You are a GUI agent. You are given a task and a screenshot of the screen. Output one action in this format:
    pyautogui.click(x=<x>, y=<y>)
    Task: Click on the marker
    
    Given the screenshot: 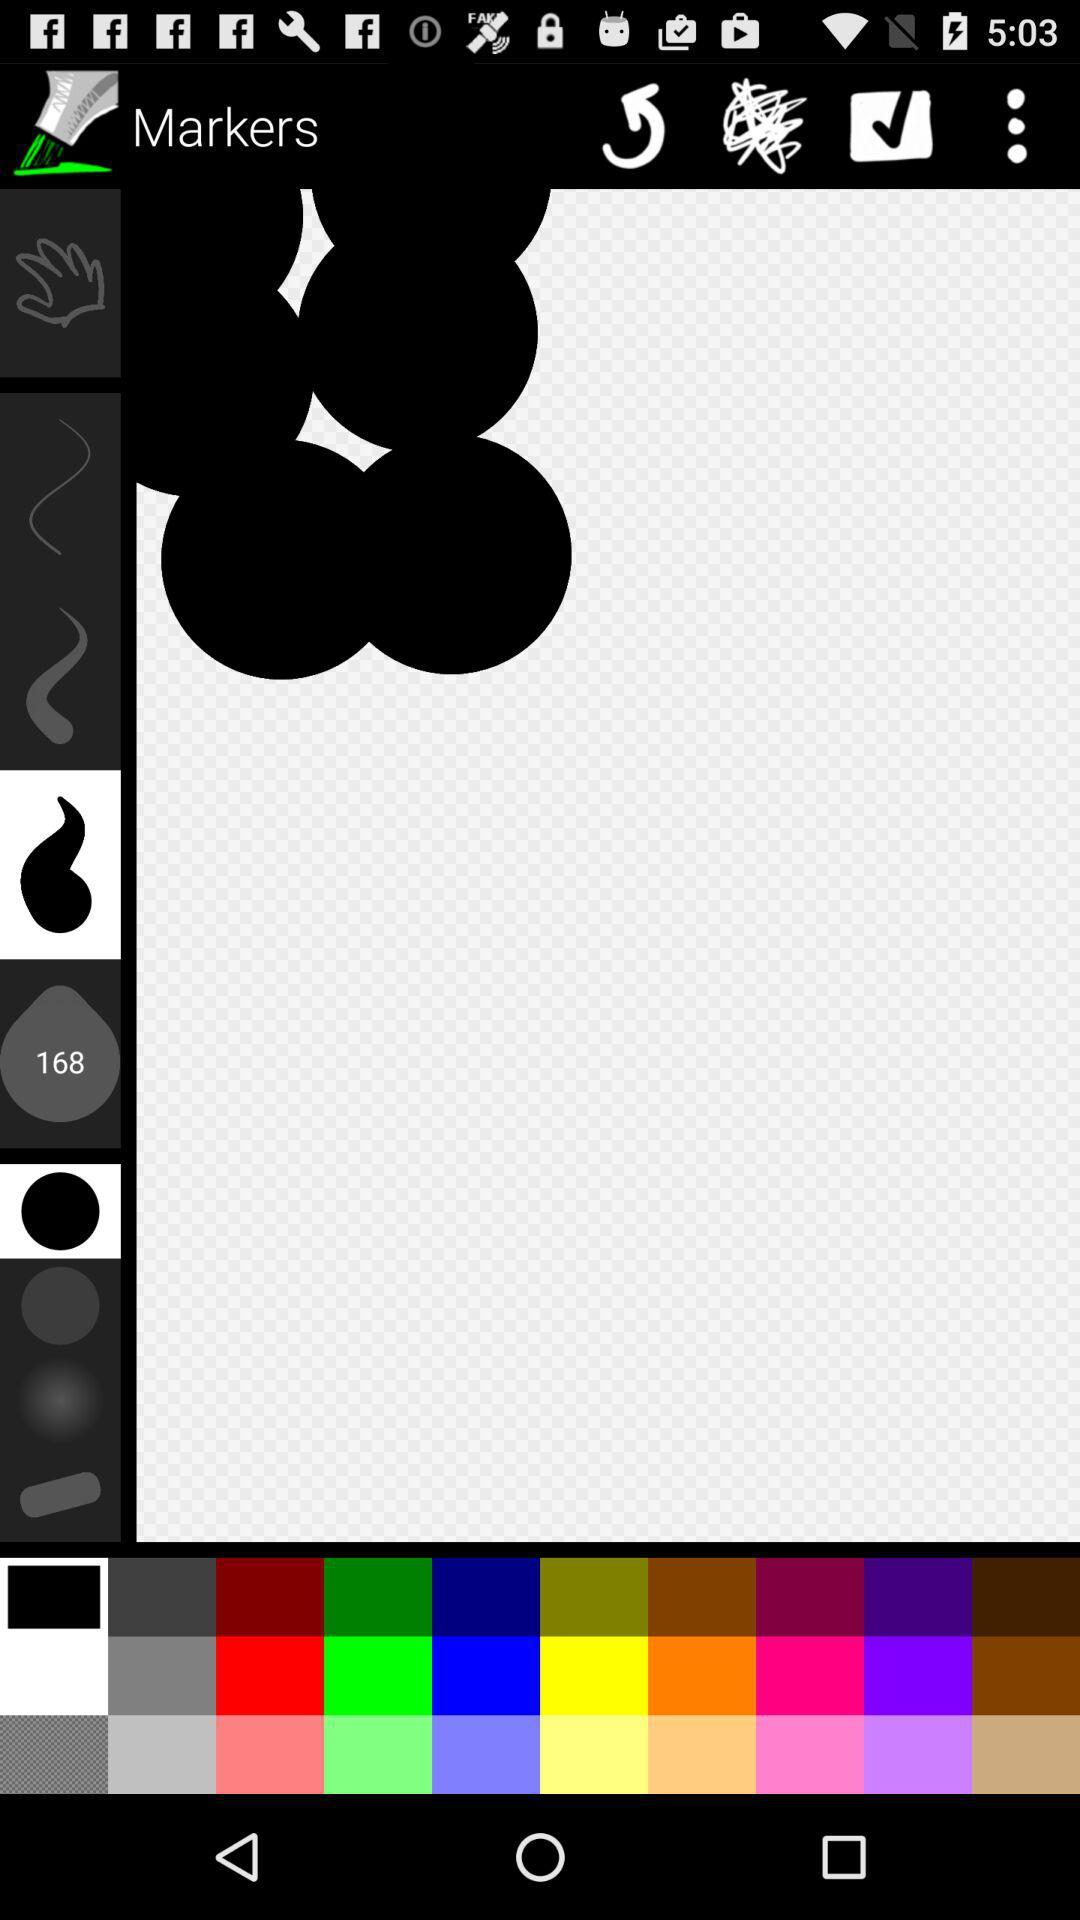 What is the action you would take?
    pyautogui.click(x=61, y=124)
    